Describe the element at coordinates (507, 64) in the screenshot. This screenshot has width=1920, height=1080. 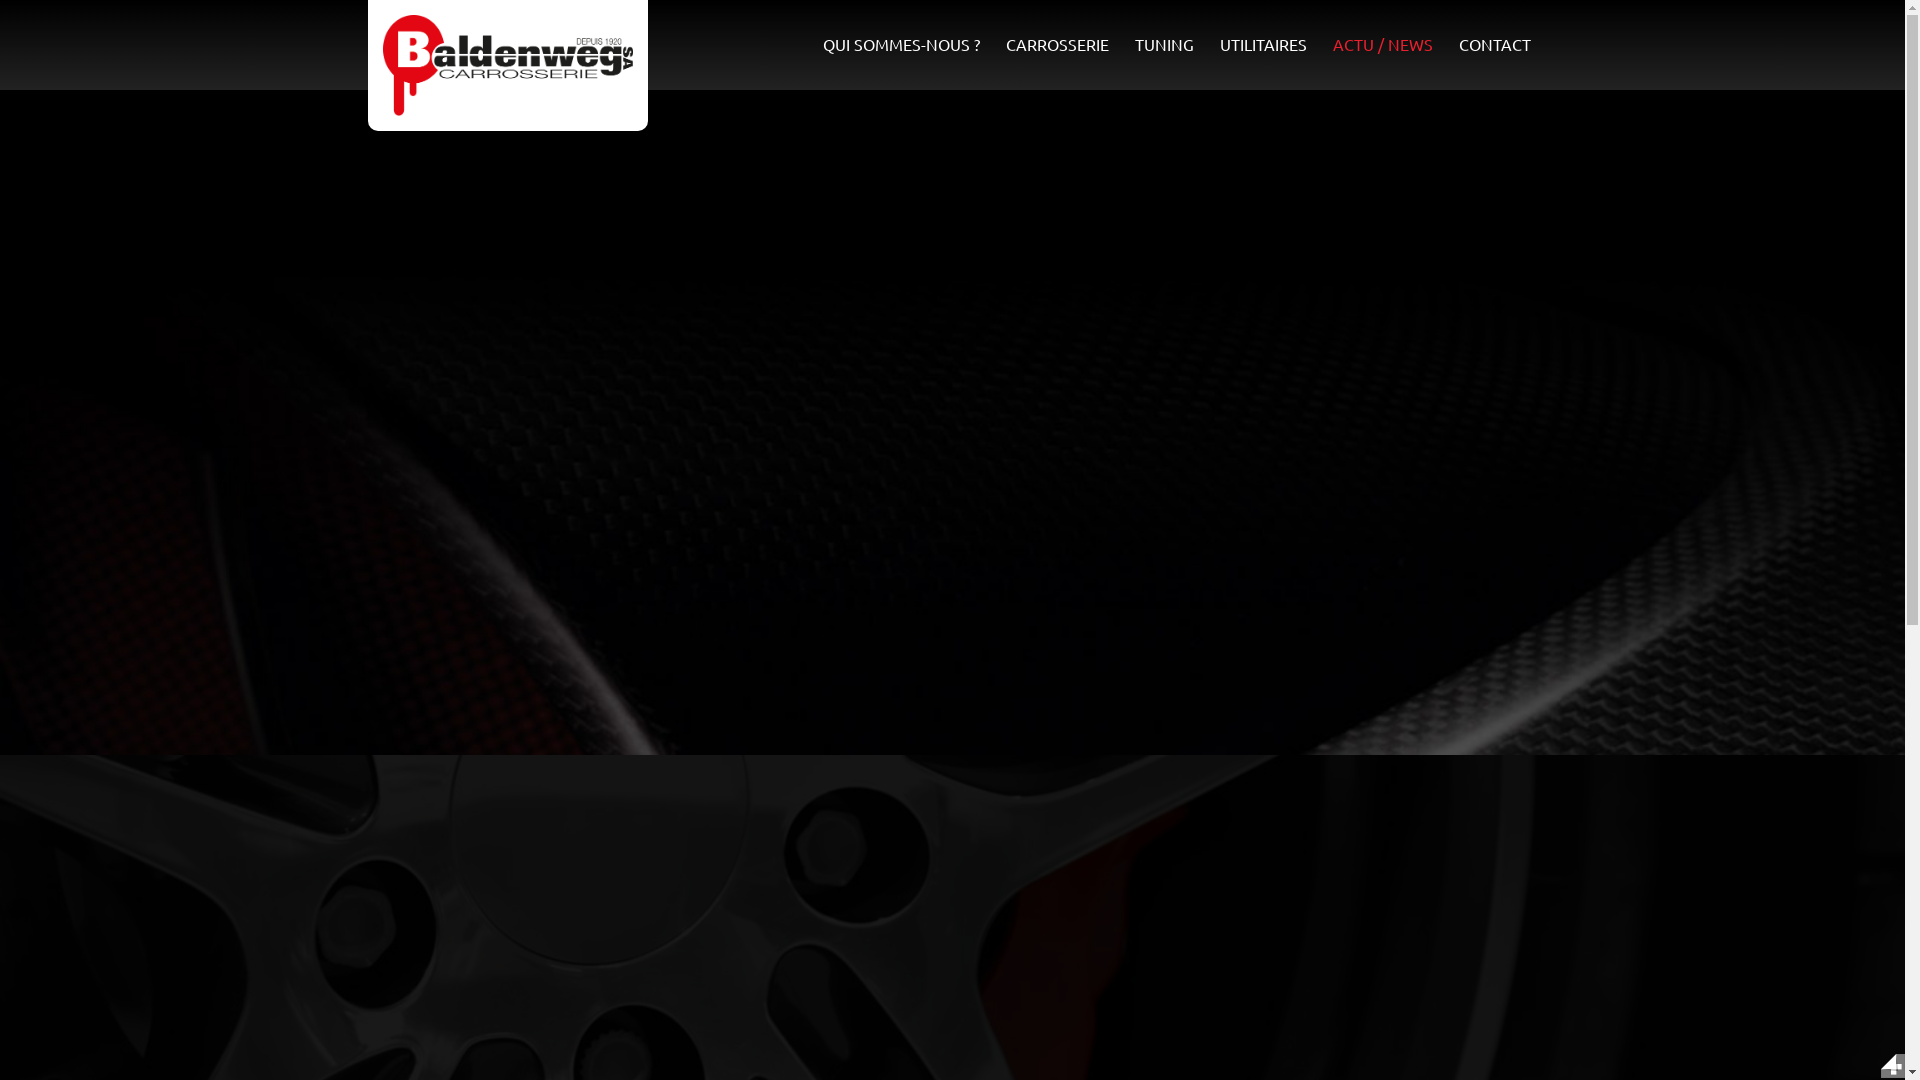
I see `'Actu / News - mai 2016'` at that location.